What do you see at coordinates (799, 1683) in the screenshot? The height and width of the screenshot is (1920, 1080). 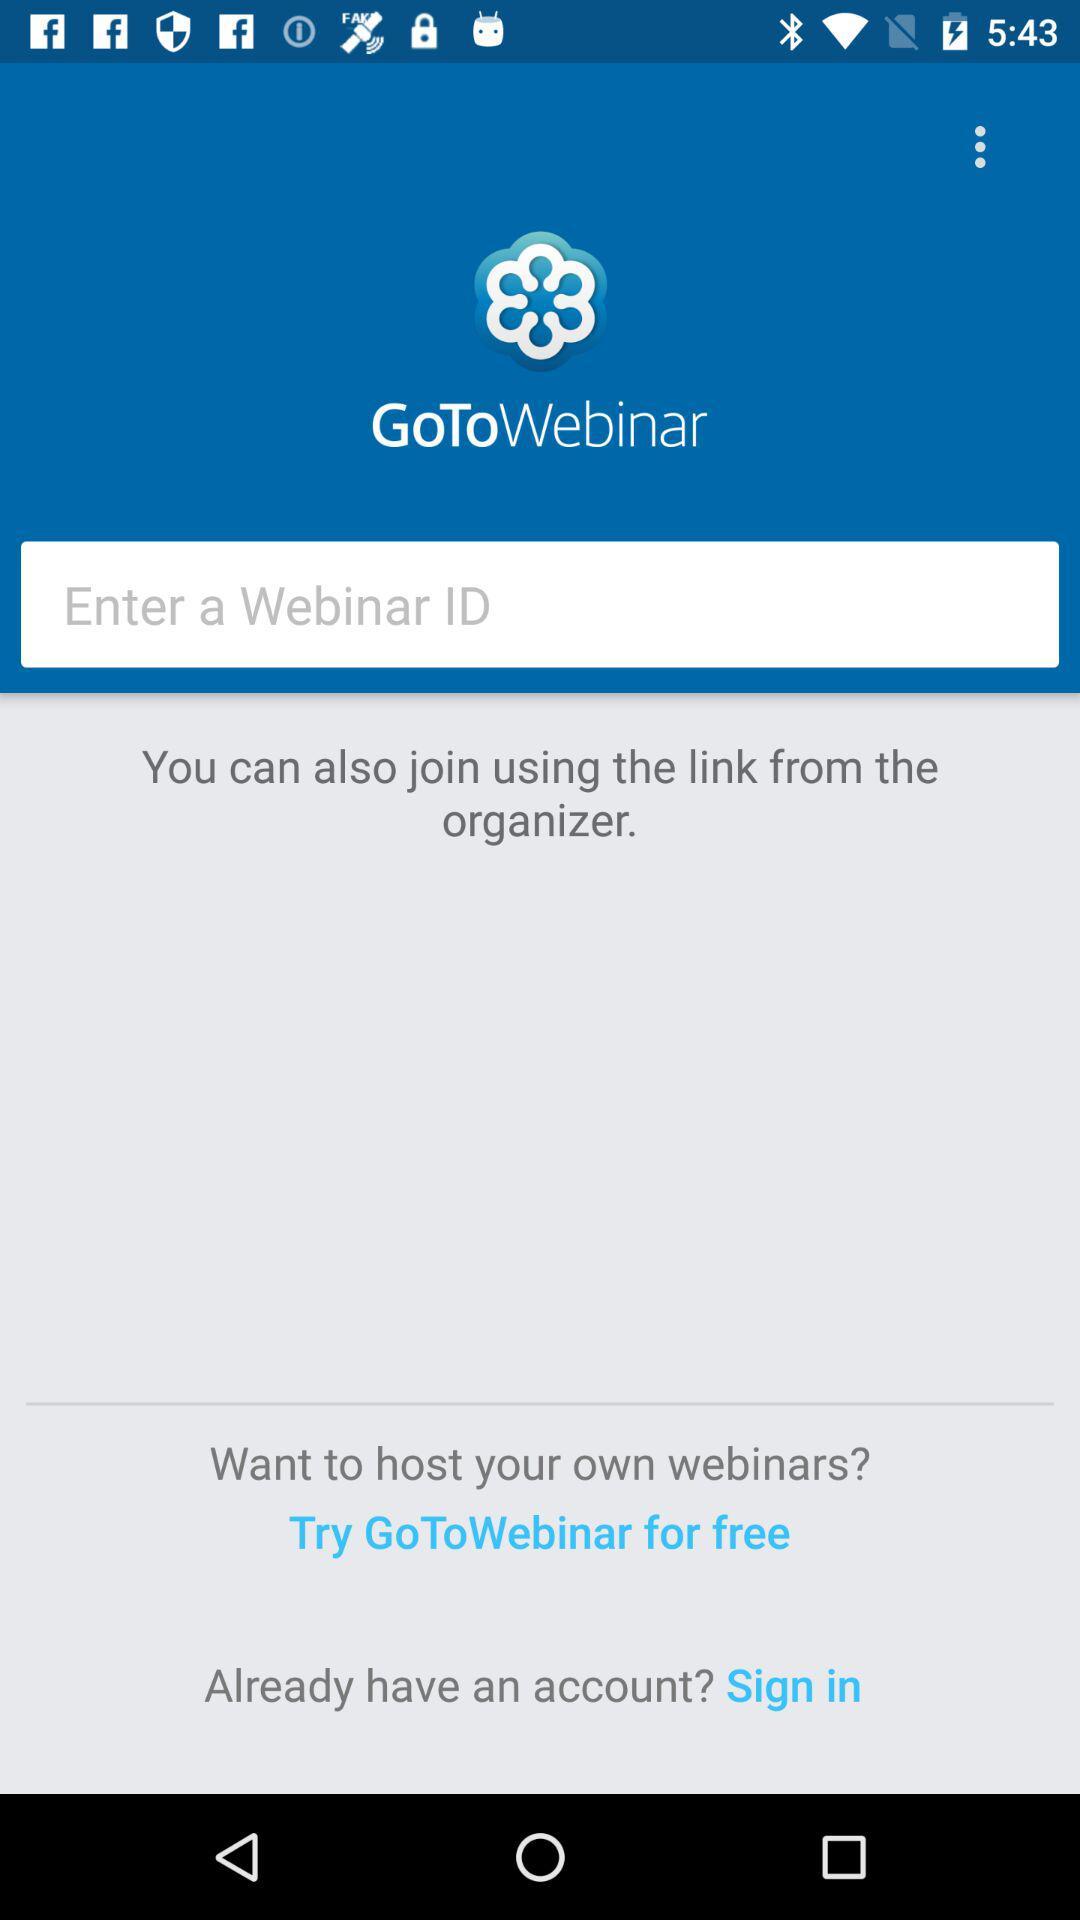 I see `the sign in item` at bounding box center [799, 1683].